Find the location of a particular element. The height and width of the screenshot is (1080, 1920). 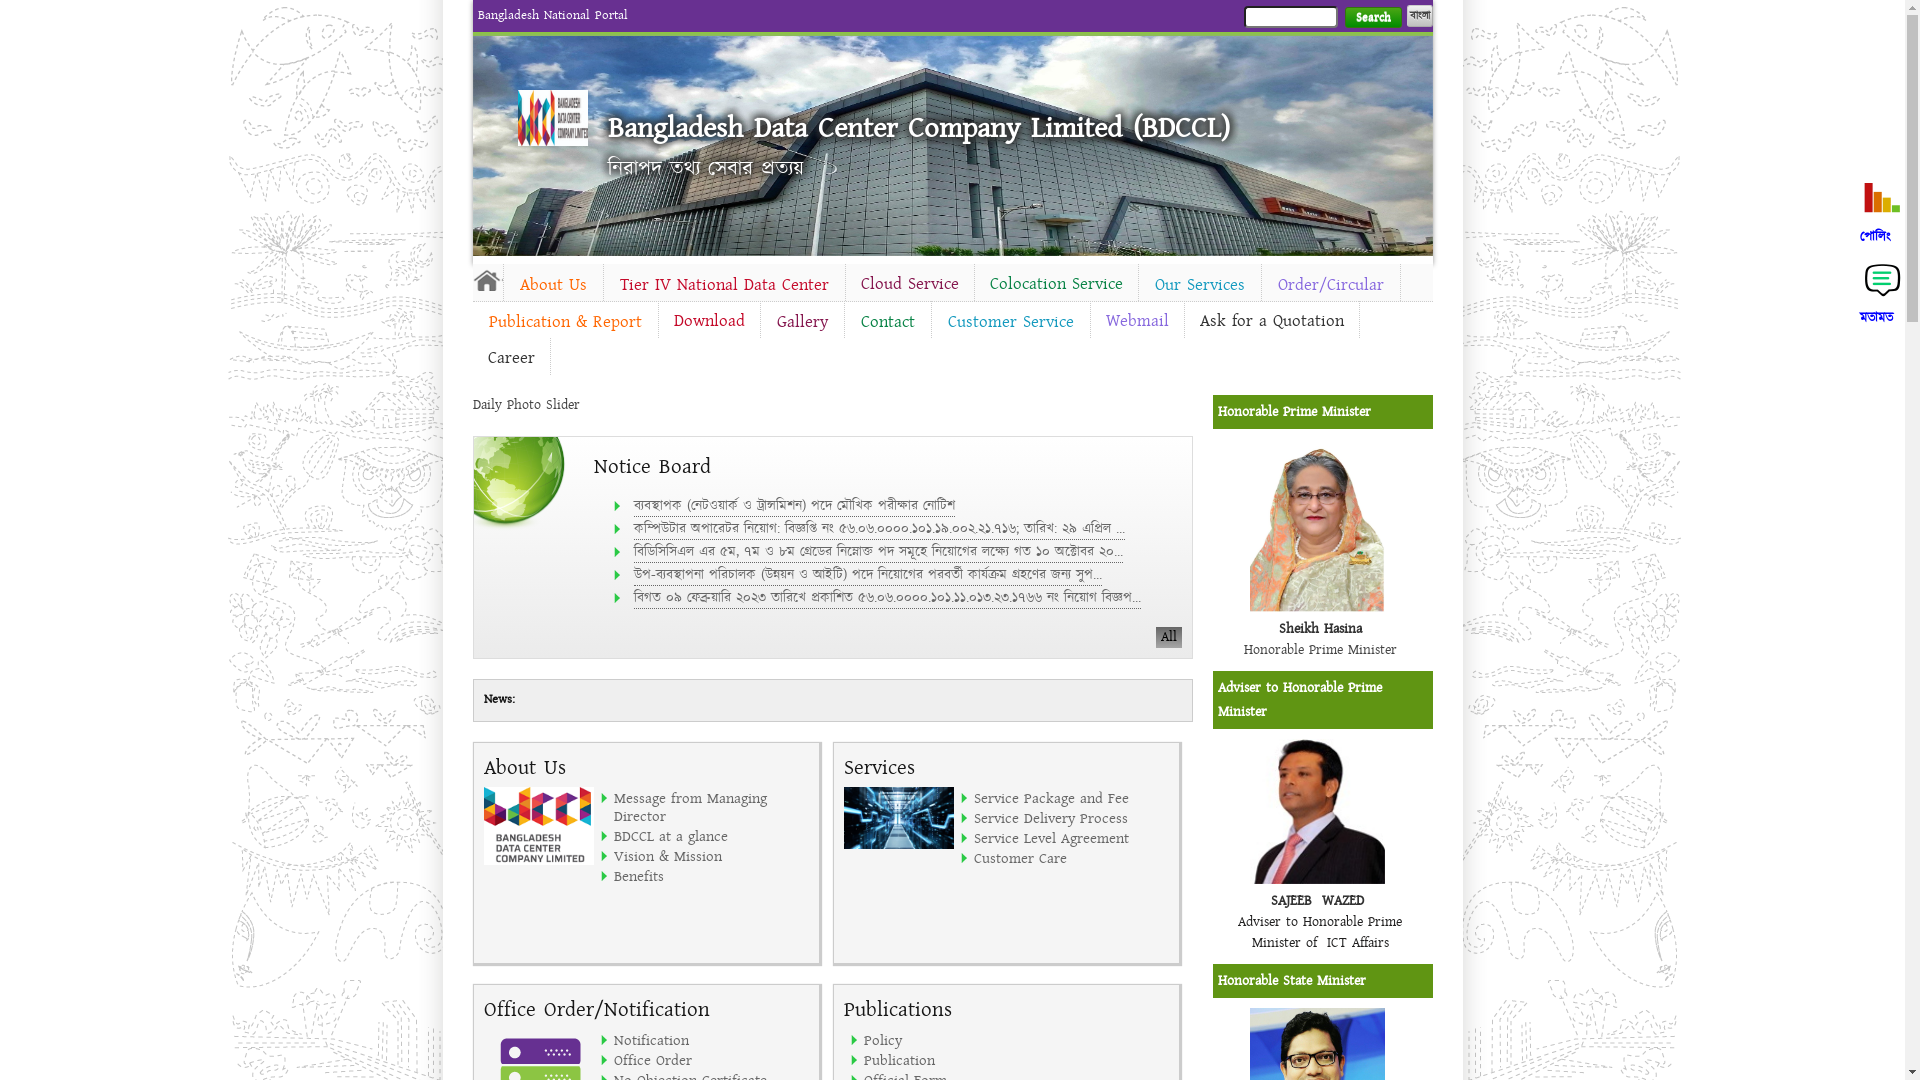

'Vision & Mission' is located at coordinates (711, 855).